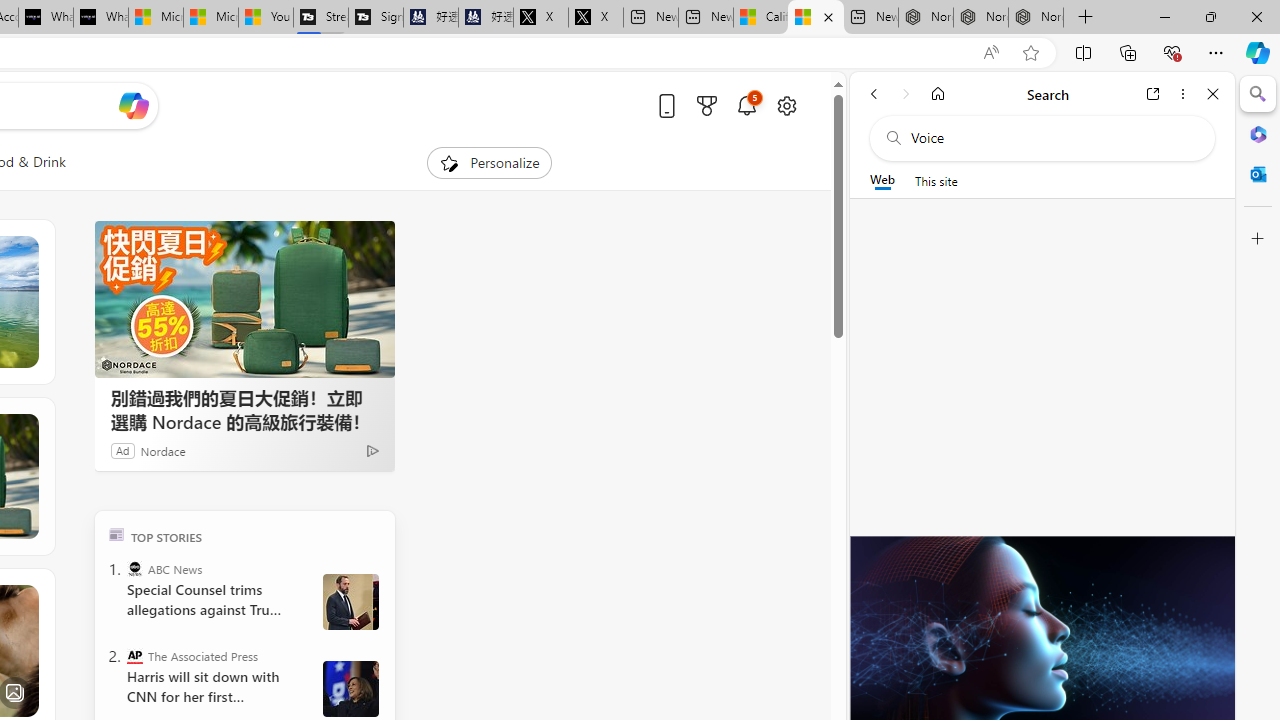 Image resolution: width=1280 pixels, height=720 pixels. Describe the element at coordinates (905, 93) in the screenshot. I see `'Forward'` at that location.